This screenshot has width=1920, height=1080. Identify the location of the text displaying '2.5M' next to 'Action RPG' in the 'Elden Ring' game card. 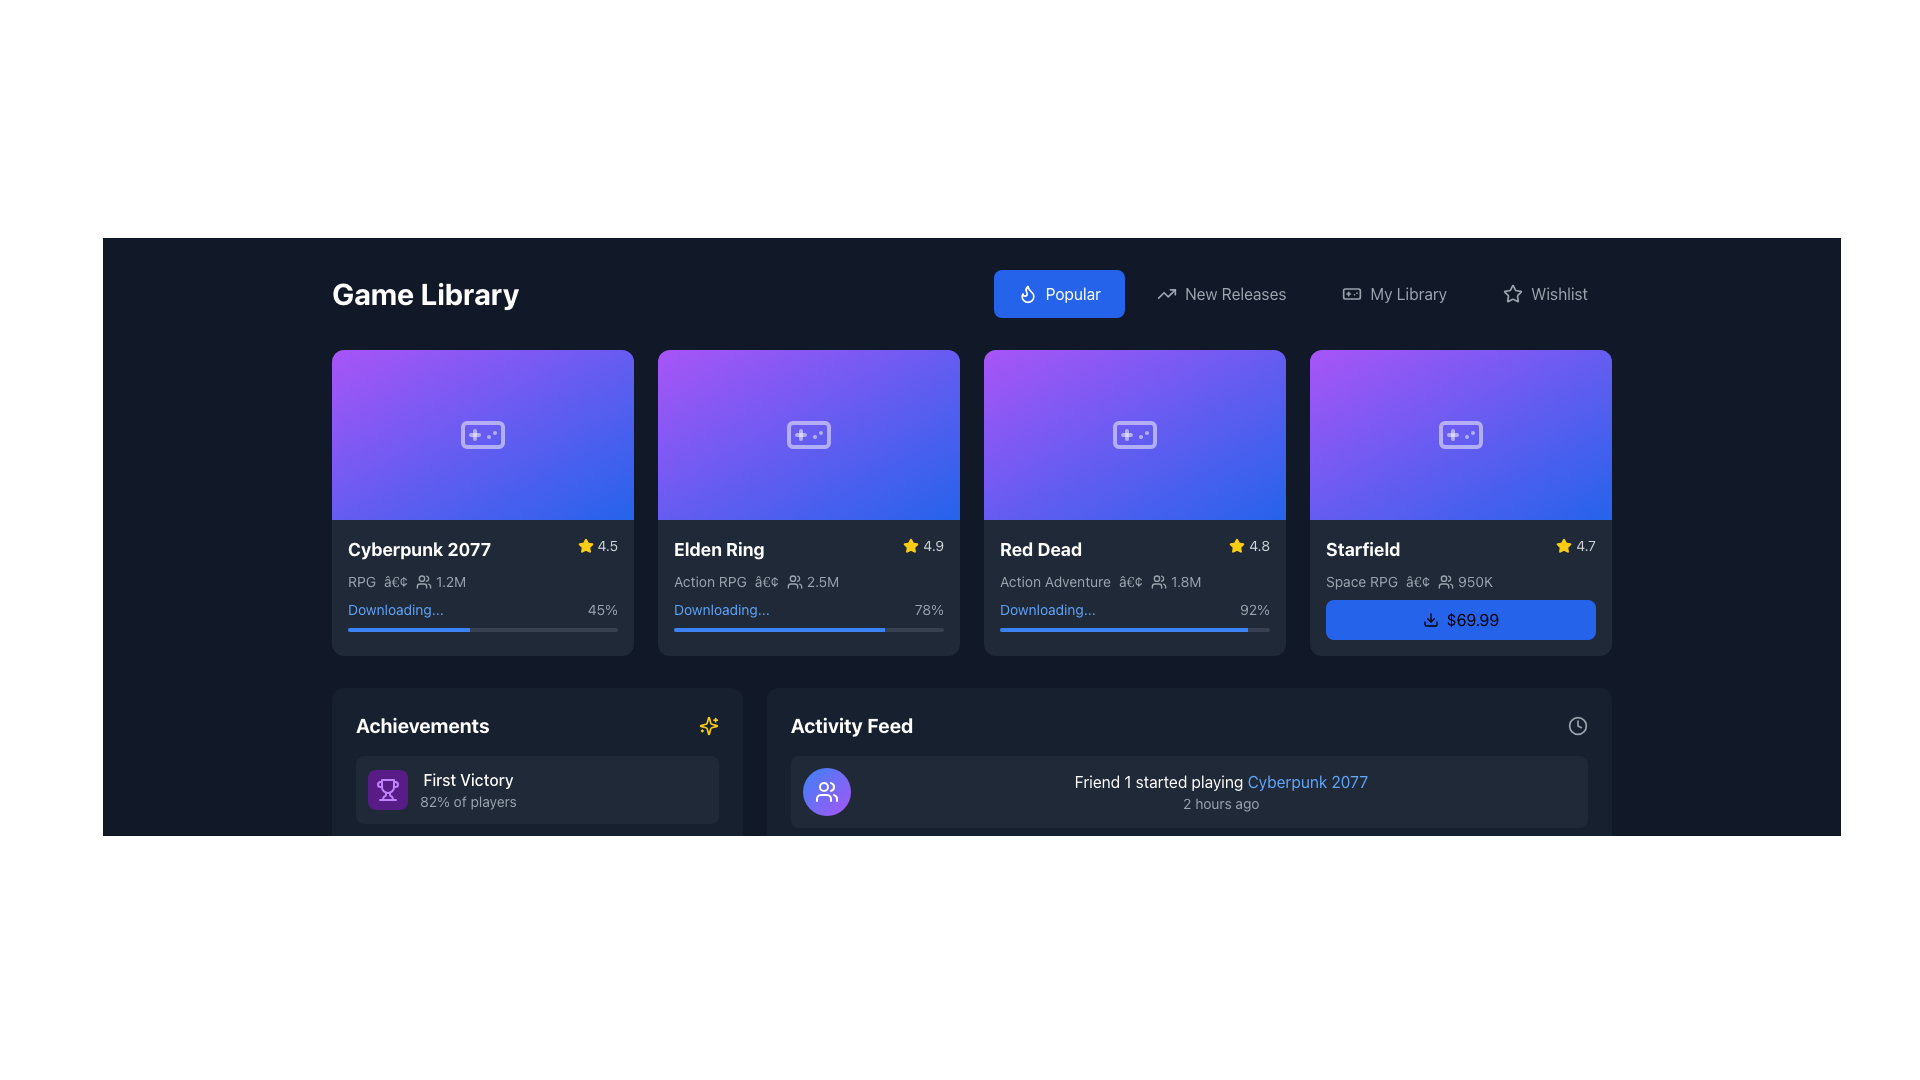
(813, 581).